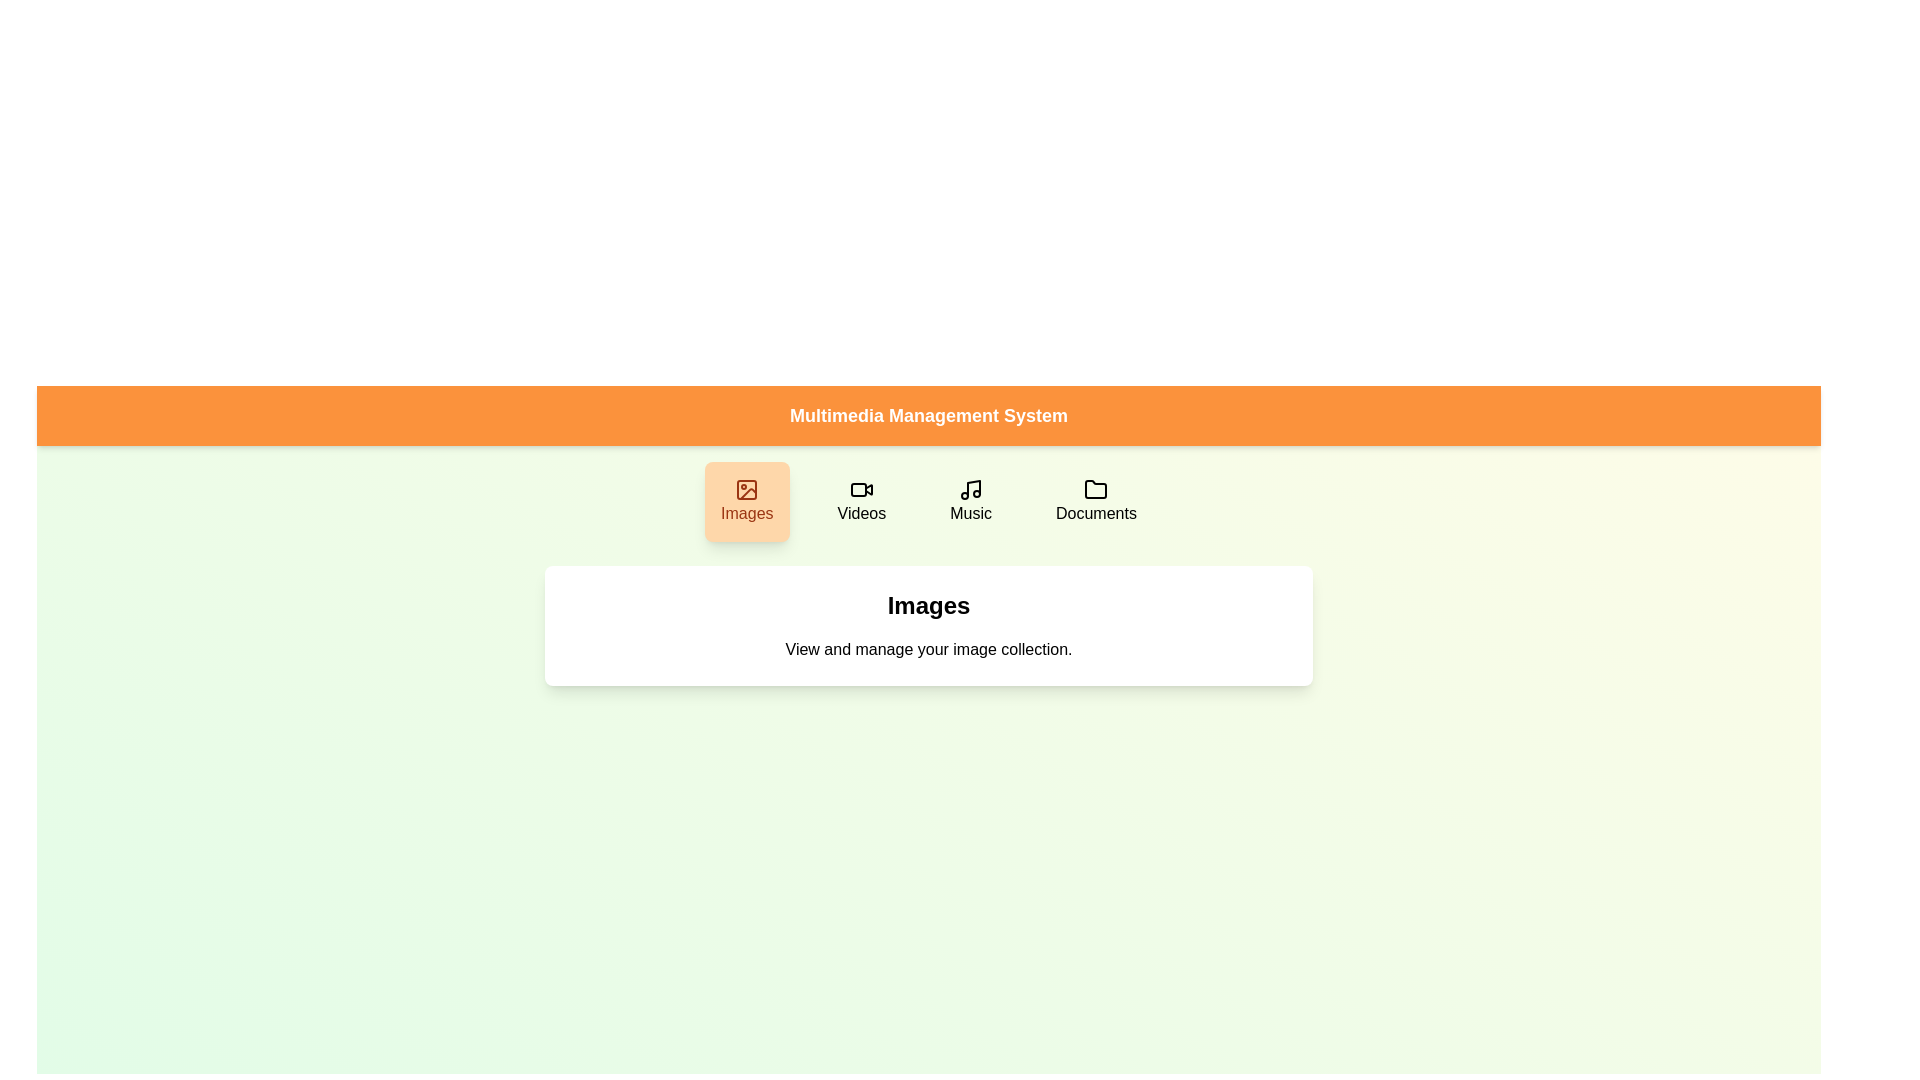 The height and width of the screenshot is (1080, 1920). I want to click on the Music button to switch the active category, so click(971, 500).